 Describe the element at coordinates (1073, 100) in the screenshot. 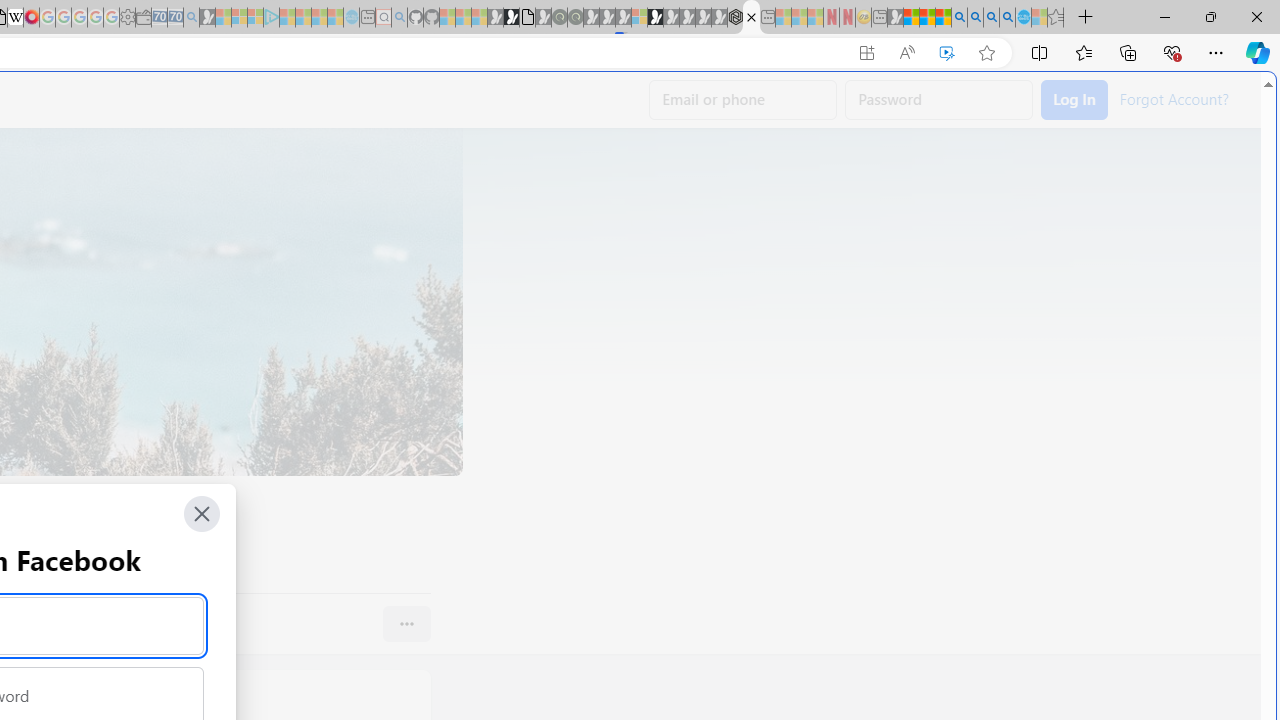

I see `'Accessible login button'` at that location.